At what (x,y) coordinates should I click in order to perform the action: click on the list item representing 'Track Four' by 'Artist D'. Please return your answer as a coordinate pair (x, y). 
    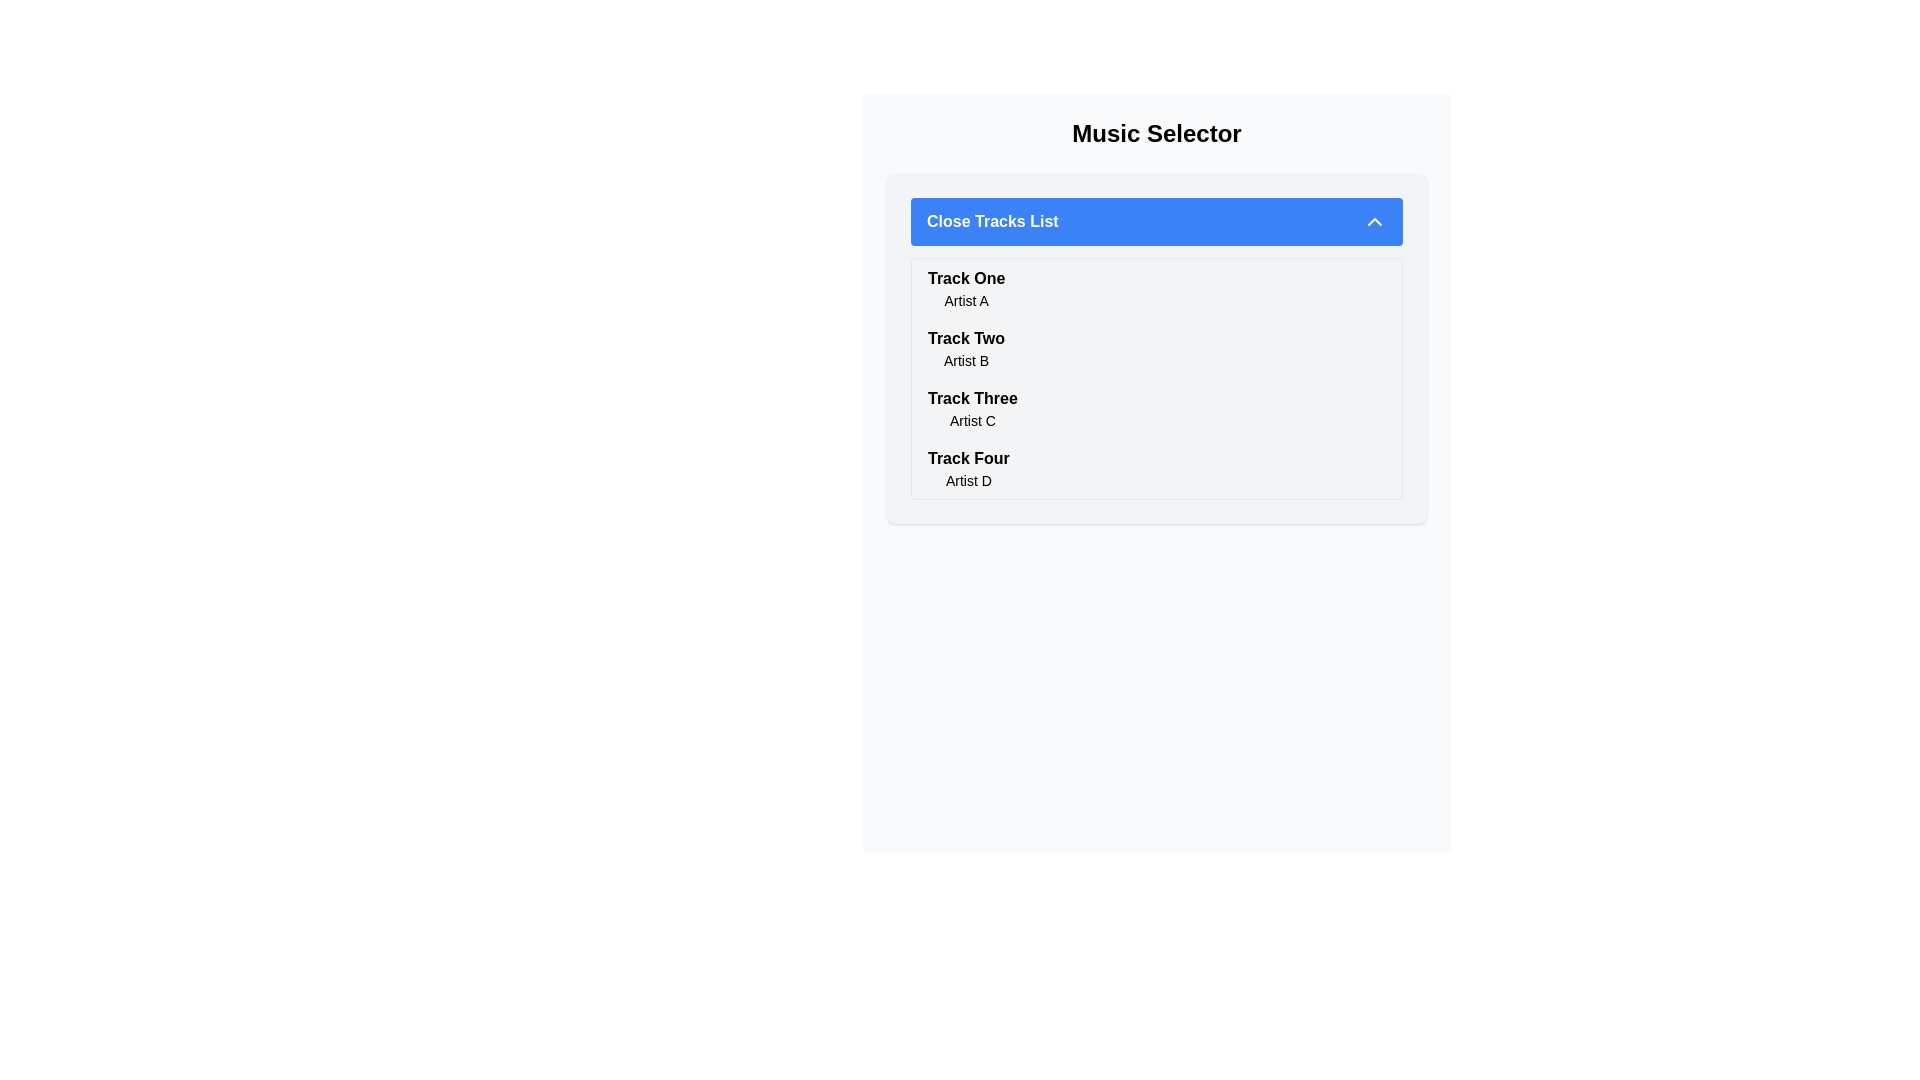
    Looking at the image, I should click on (1156, 469).